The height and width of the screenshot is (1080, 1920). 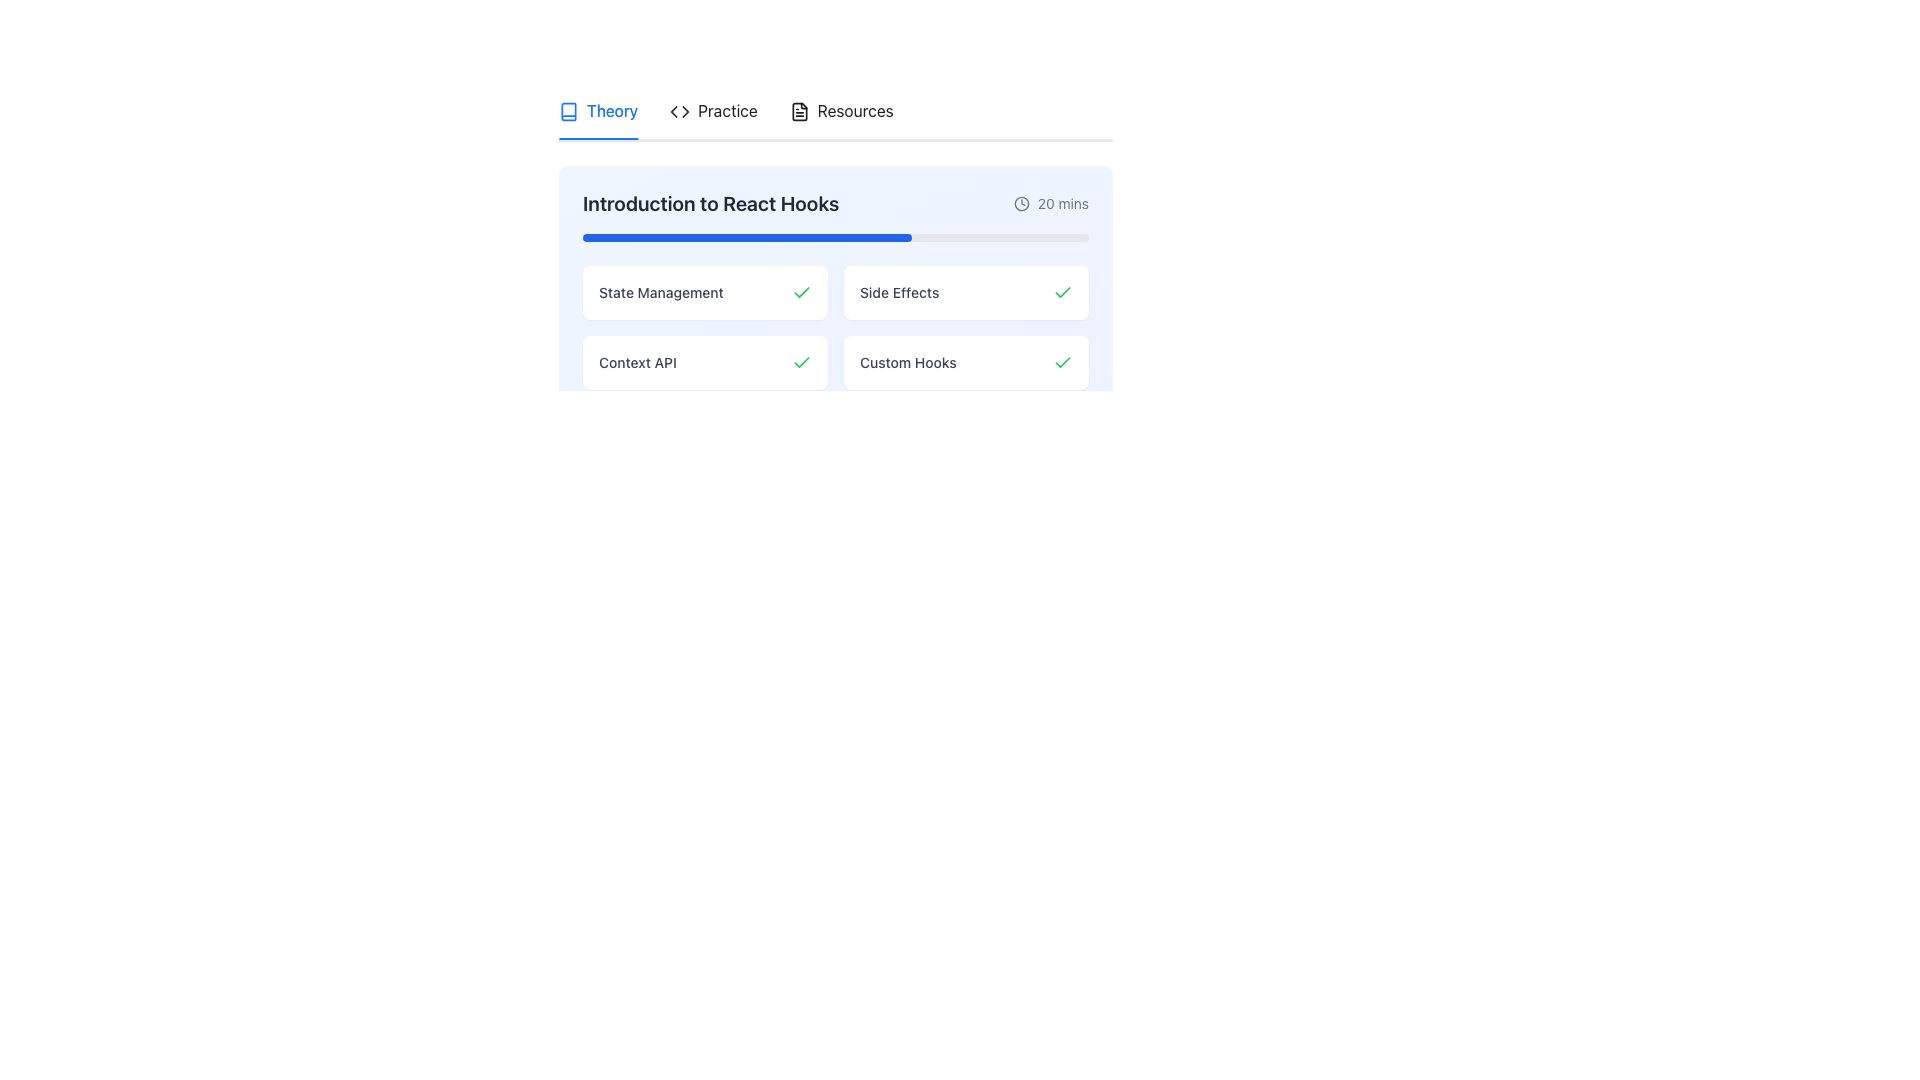 What do you see at coordinates (568, 111) in the screenshot?
I see `the decorative SVG element that represents the left page-like region of the book icon, located immediately before the navigation tab labeled 'Theory'` at bounding box center [568, 111].